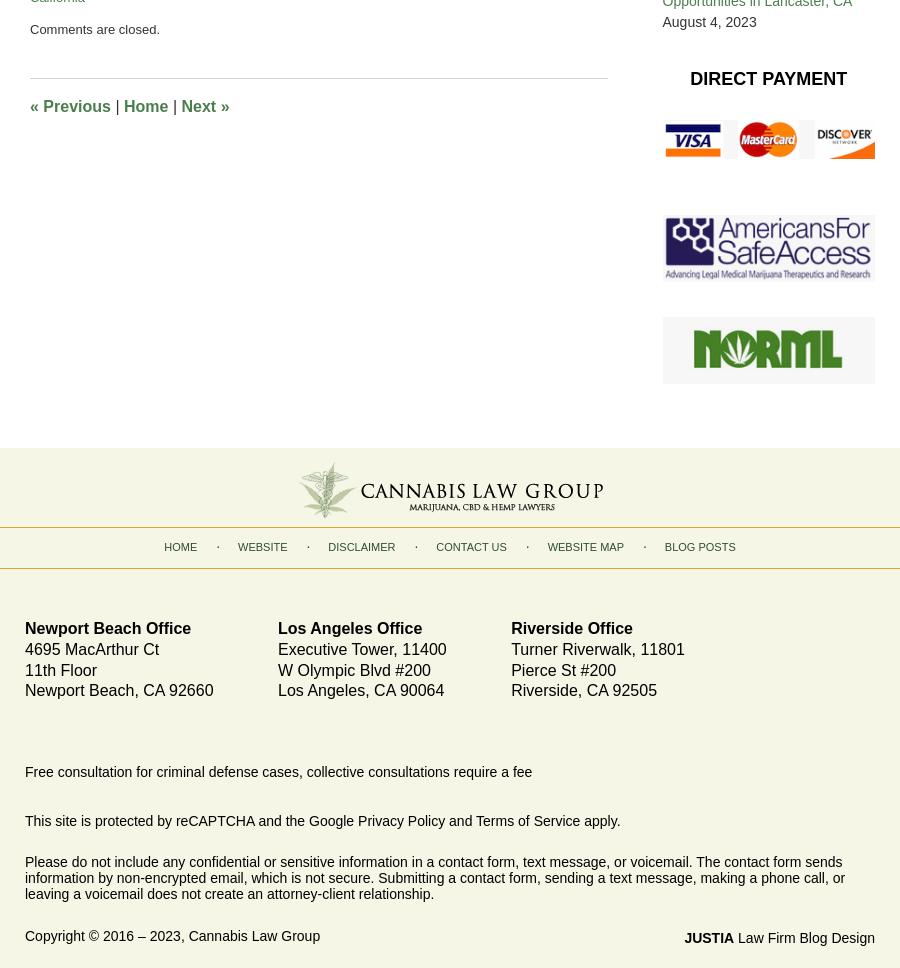  What do you see at coordinates (24, 648) in the screenshot?
I see `'4695 MacArthur Ct'` at bounding box center [24, 648].